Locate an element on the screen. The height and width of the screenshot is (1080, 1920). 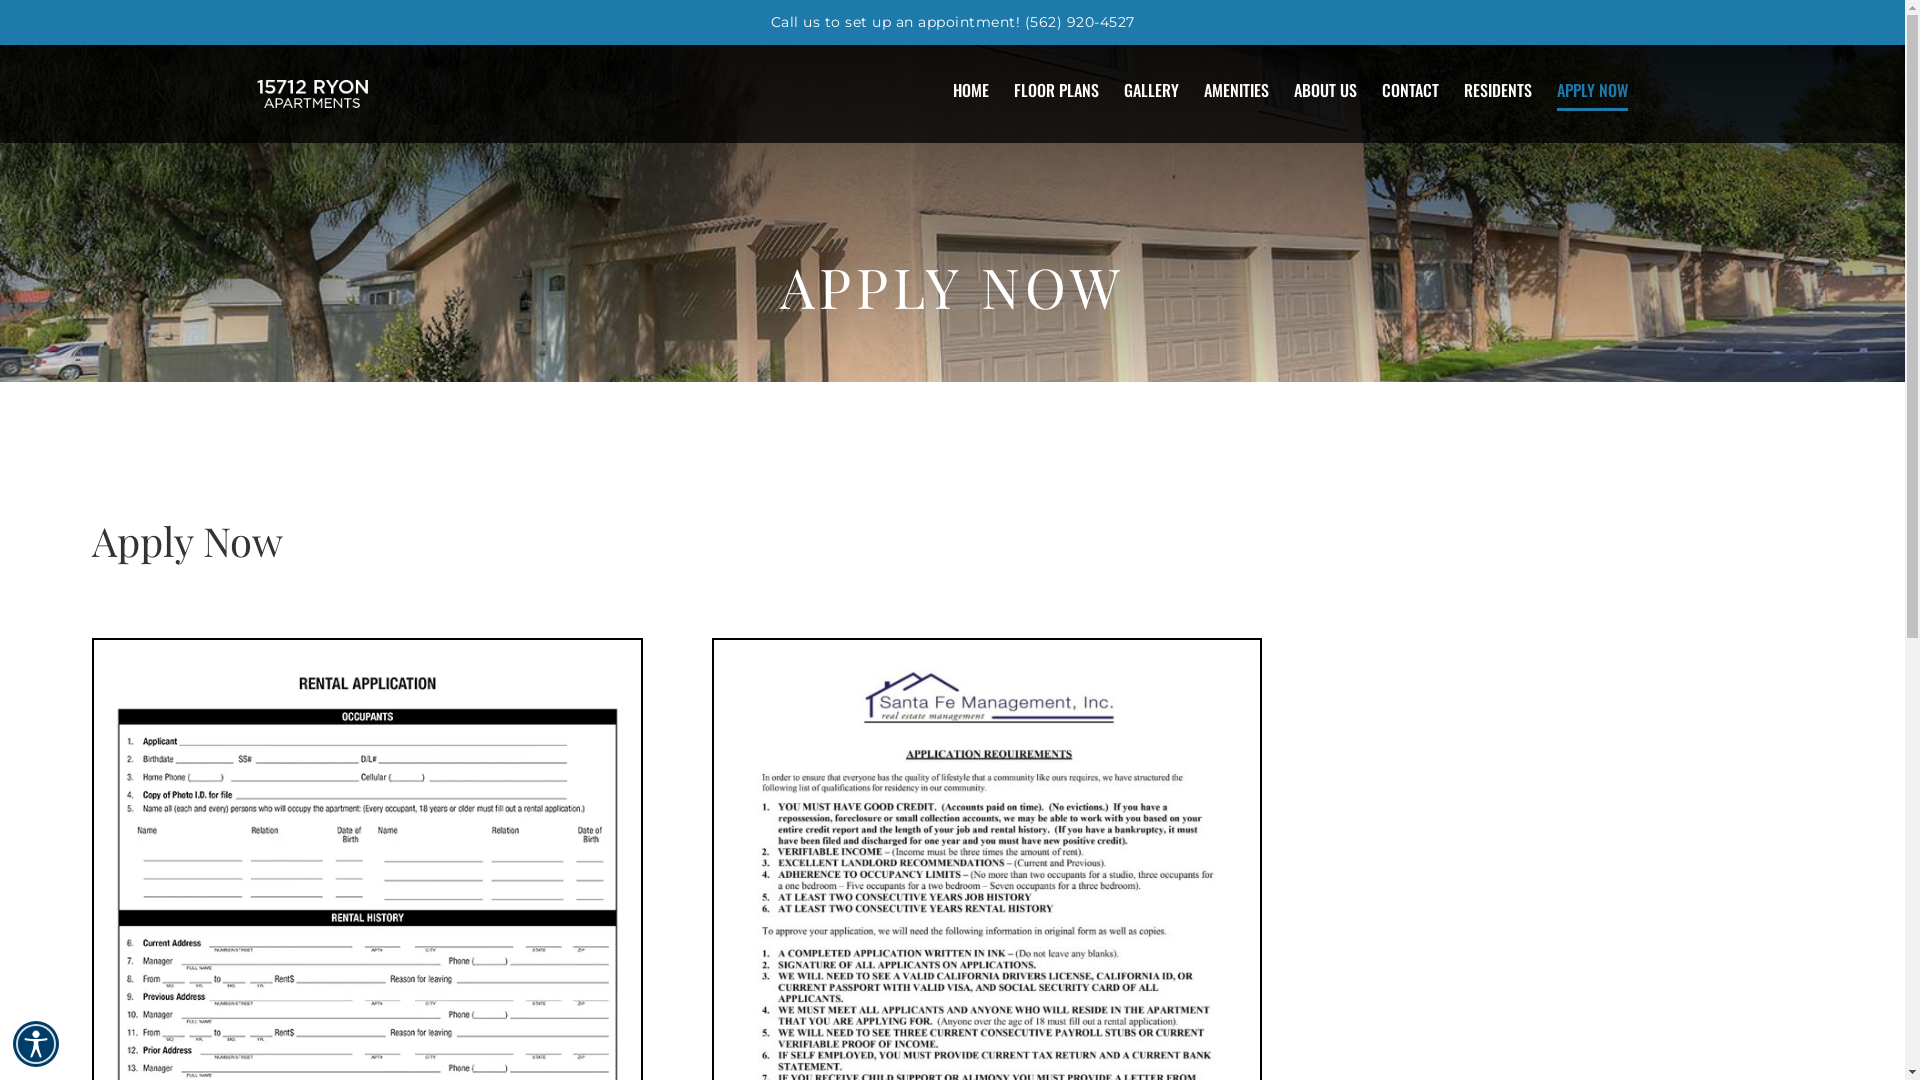
'HOME' is located at coordinates (950, 88).